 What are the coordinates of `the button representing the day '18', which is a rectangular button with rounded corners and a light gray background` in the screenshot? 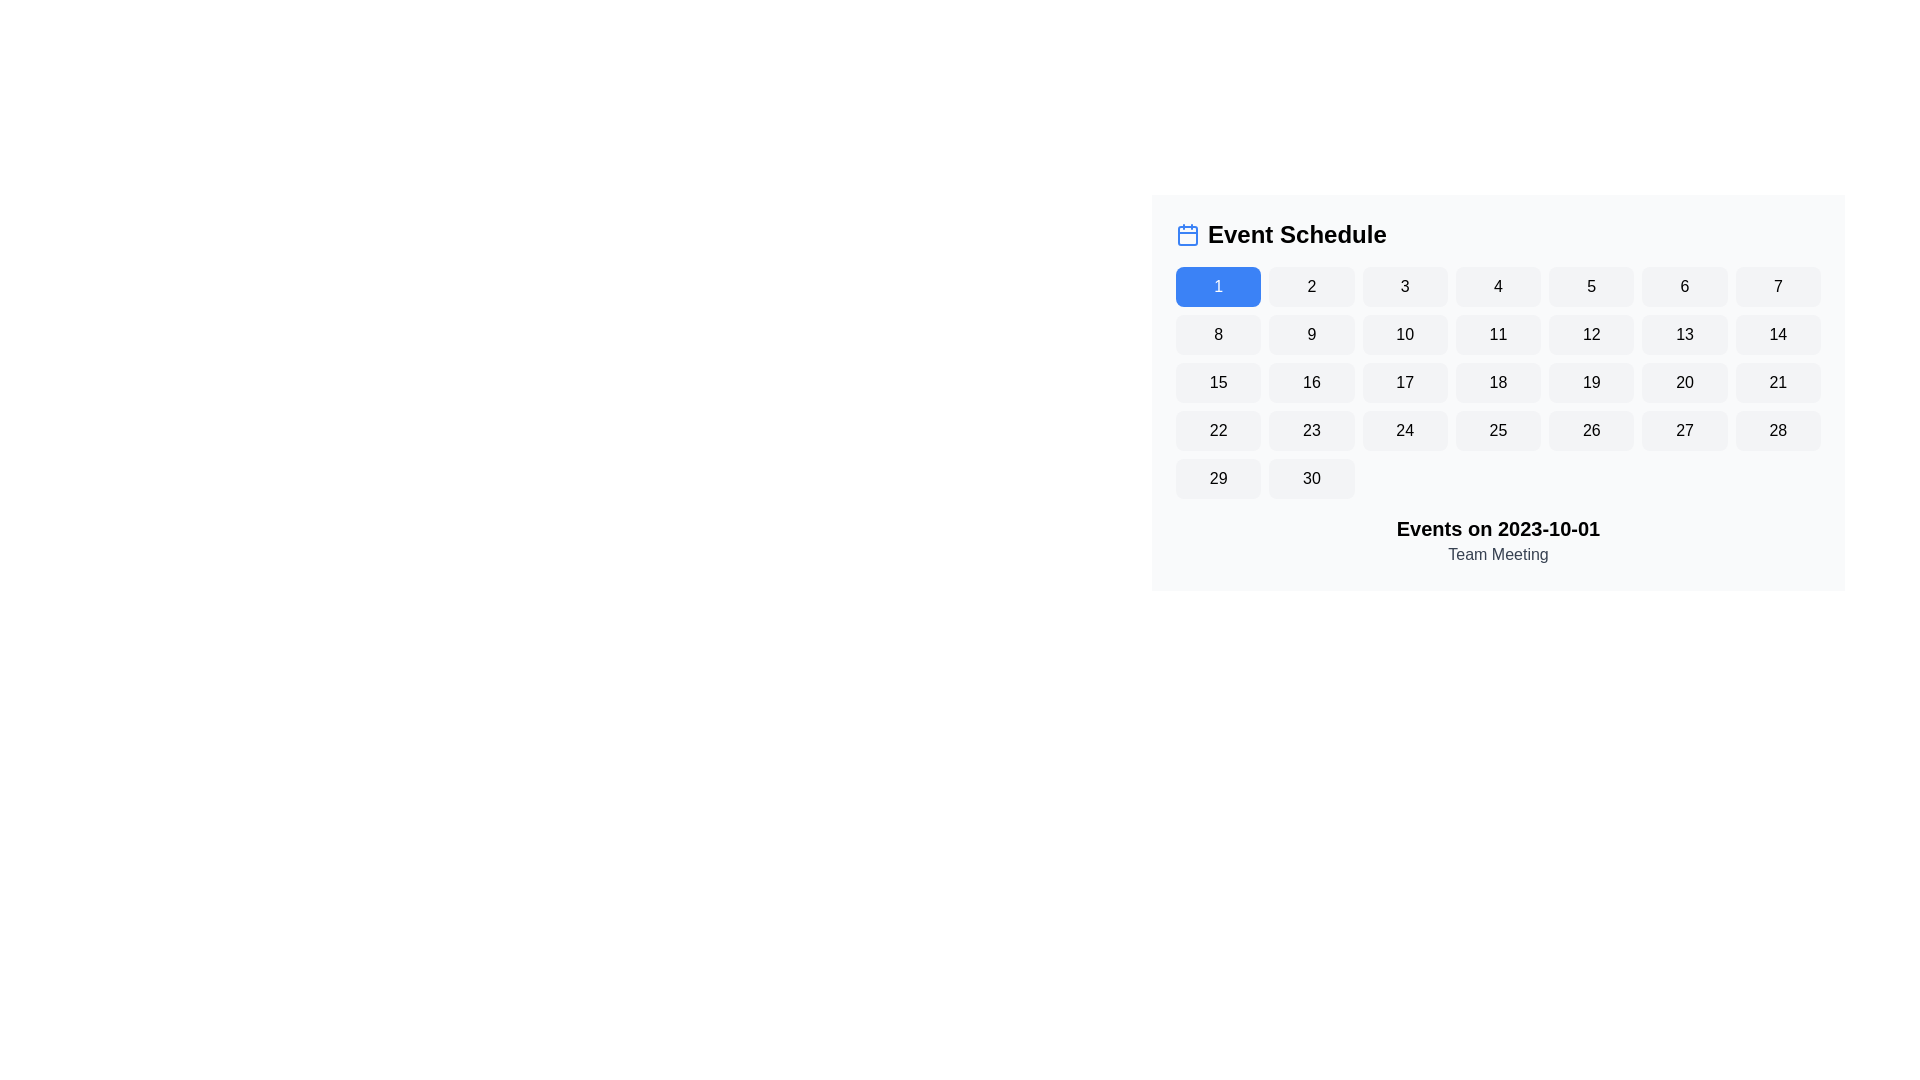 It's located at (1498, 382).